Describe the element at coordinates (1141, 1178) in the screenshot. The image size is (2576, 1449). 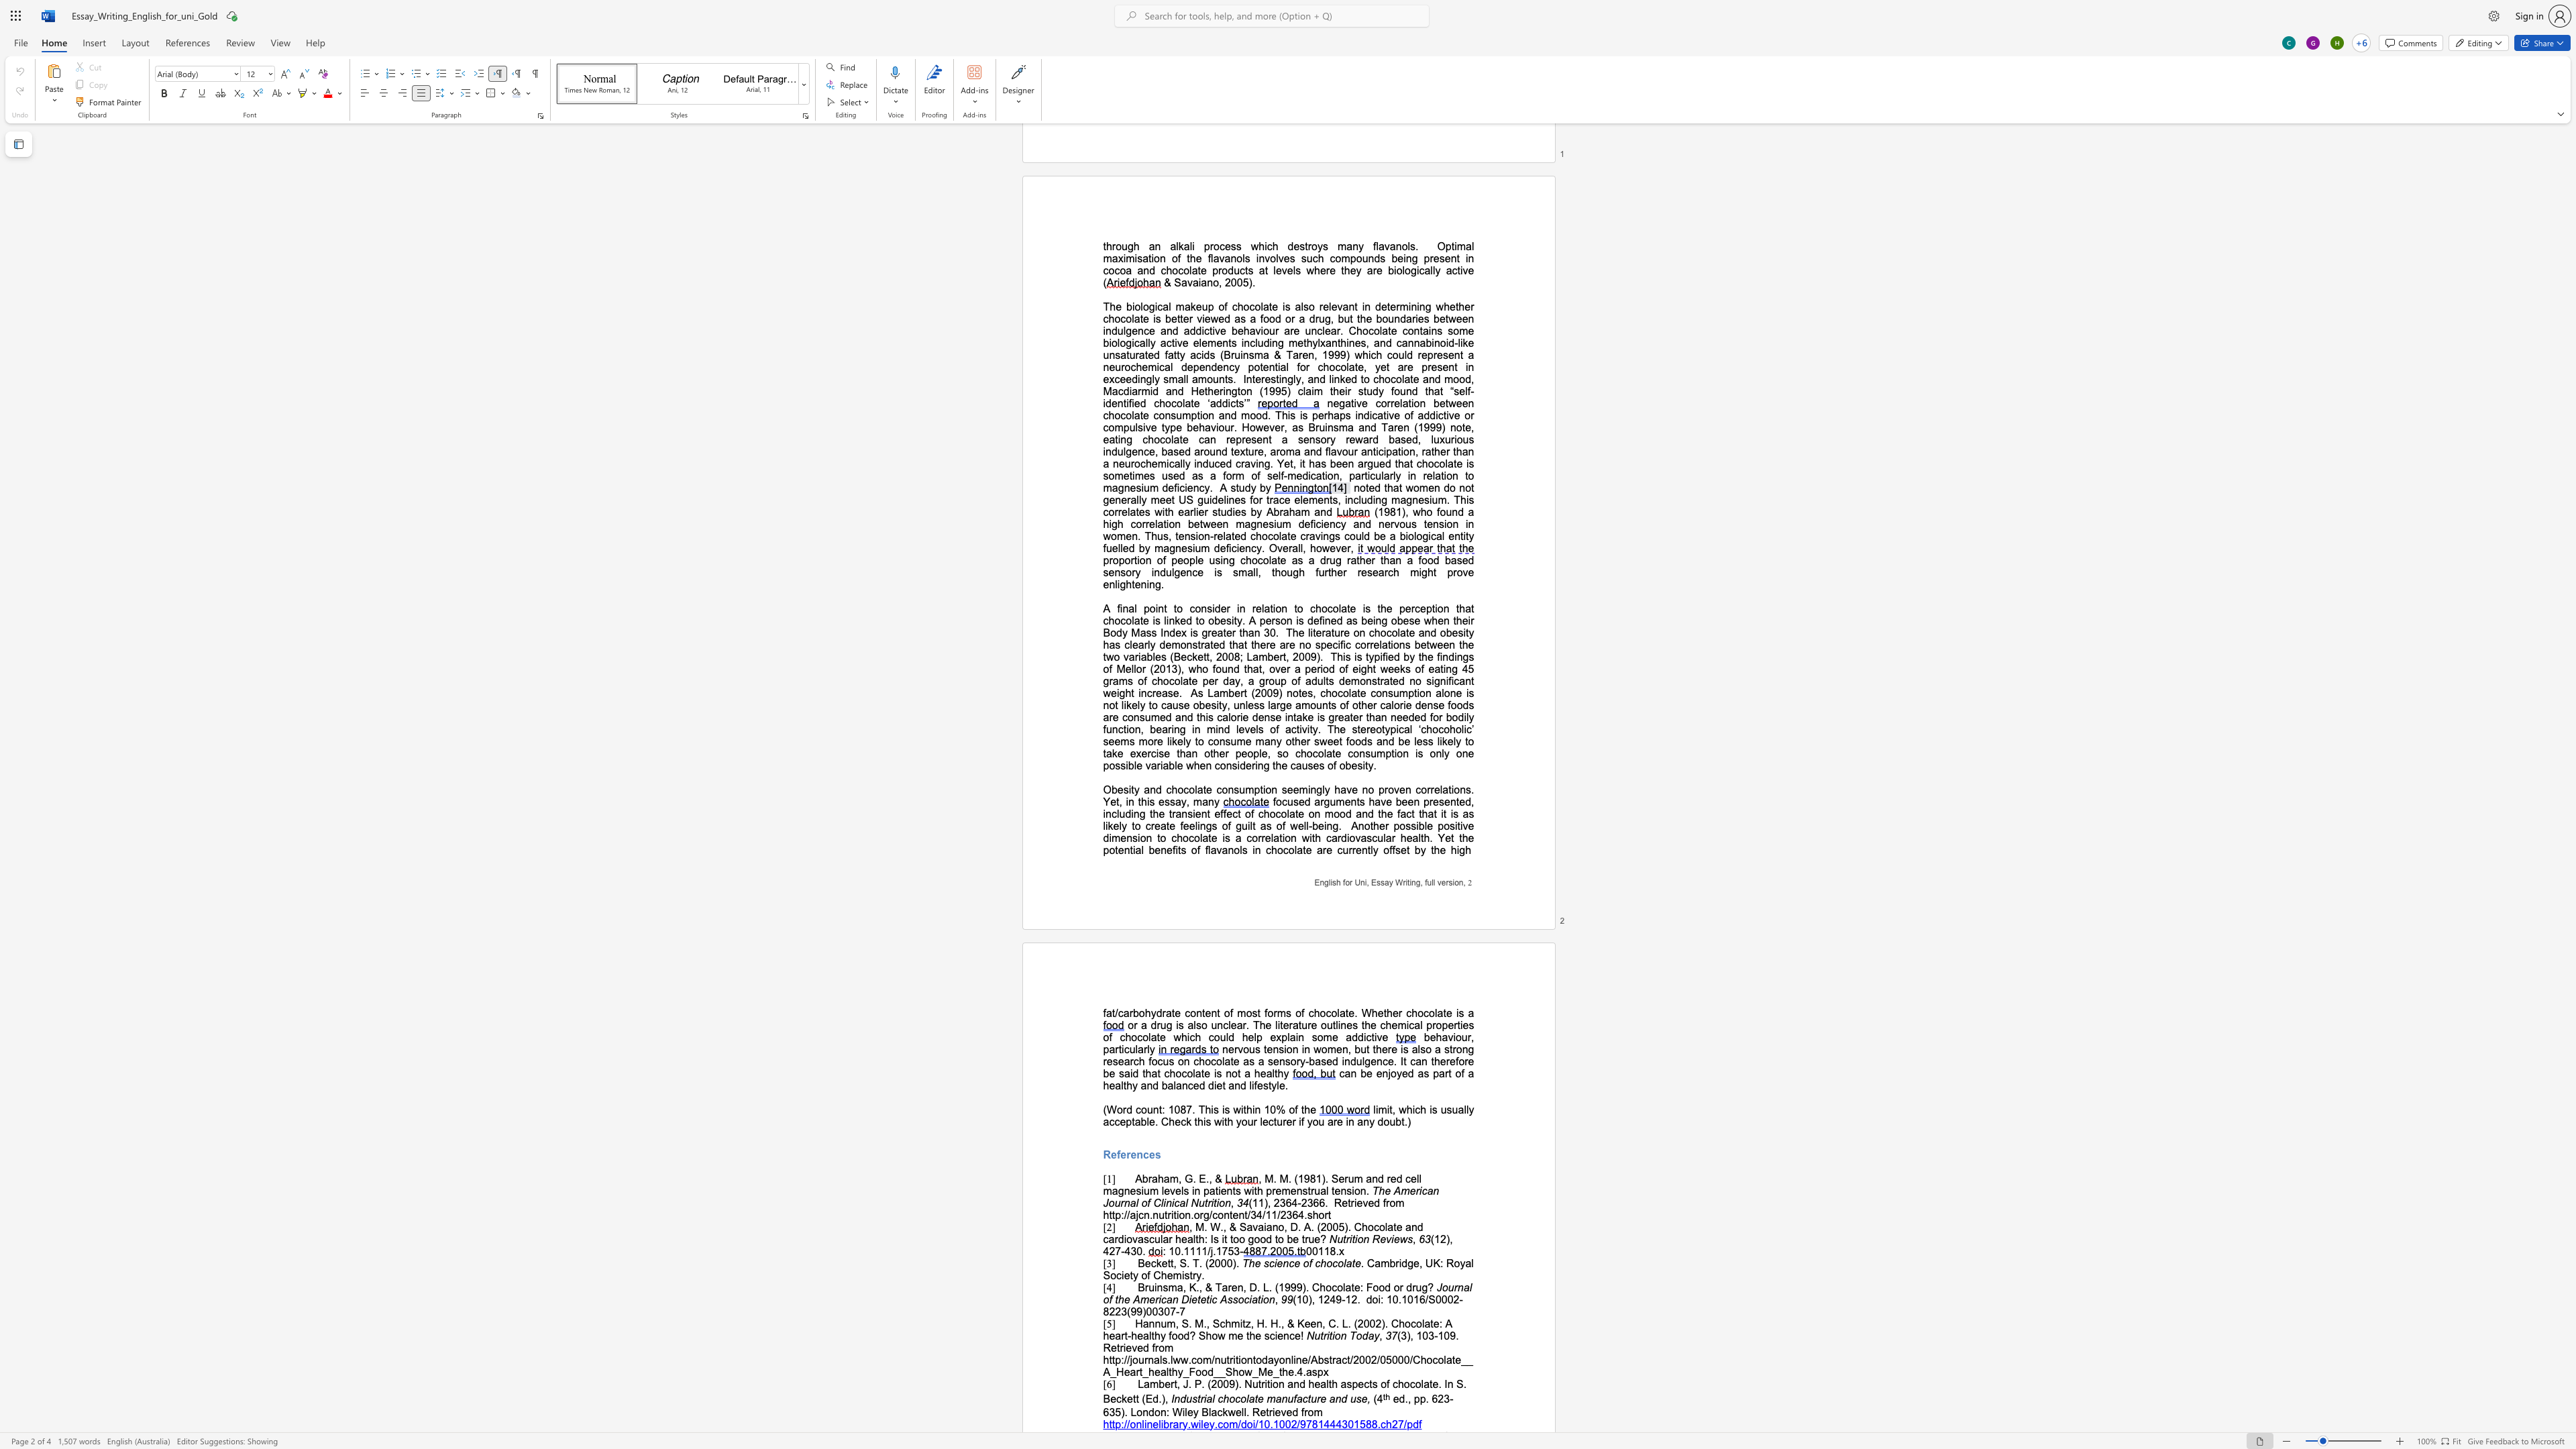
I see `the space between the continuous character "A" and "b" in the text` at that location.